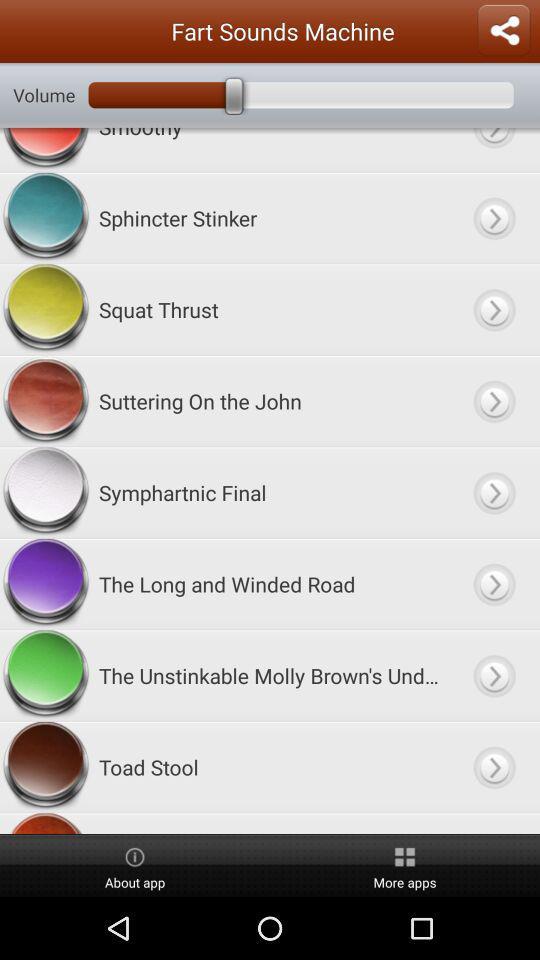 This screenshot has height=960, width=540. I want to click on sharing options, so click(502, 30).